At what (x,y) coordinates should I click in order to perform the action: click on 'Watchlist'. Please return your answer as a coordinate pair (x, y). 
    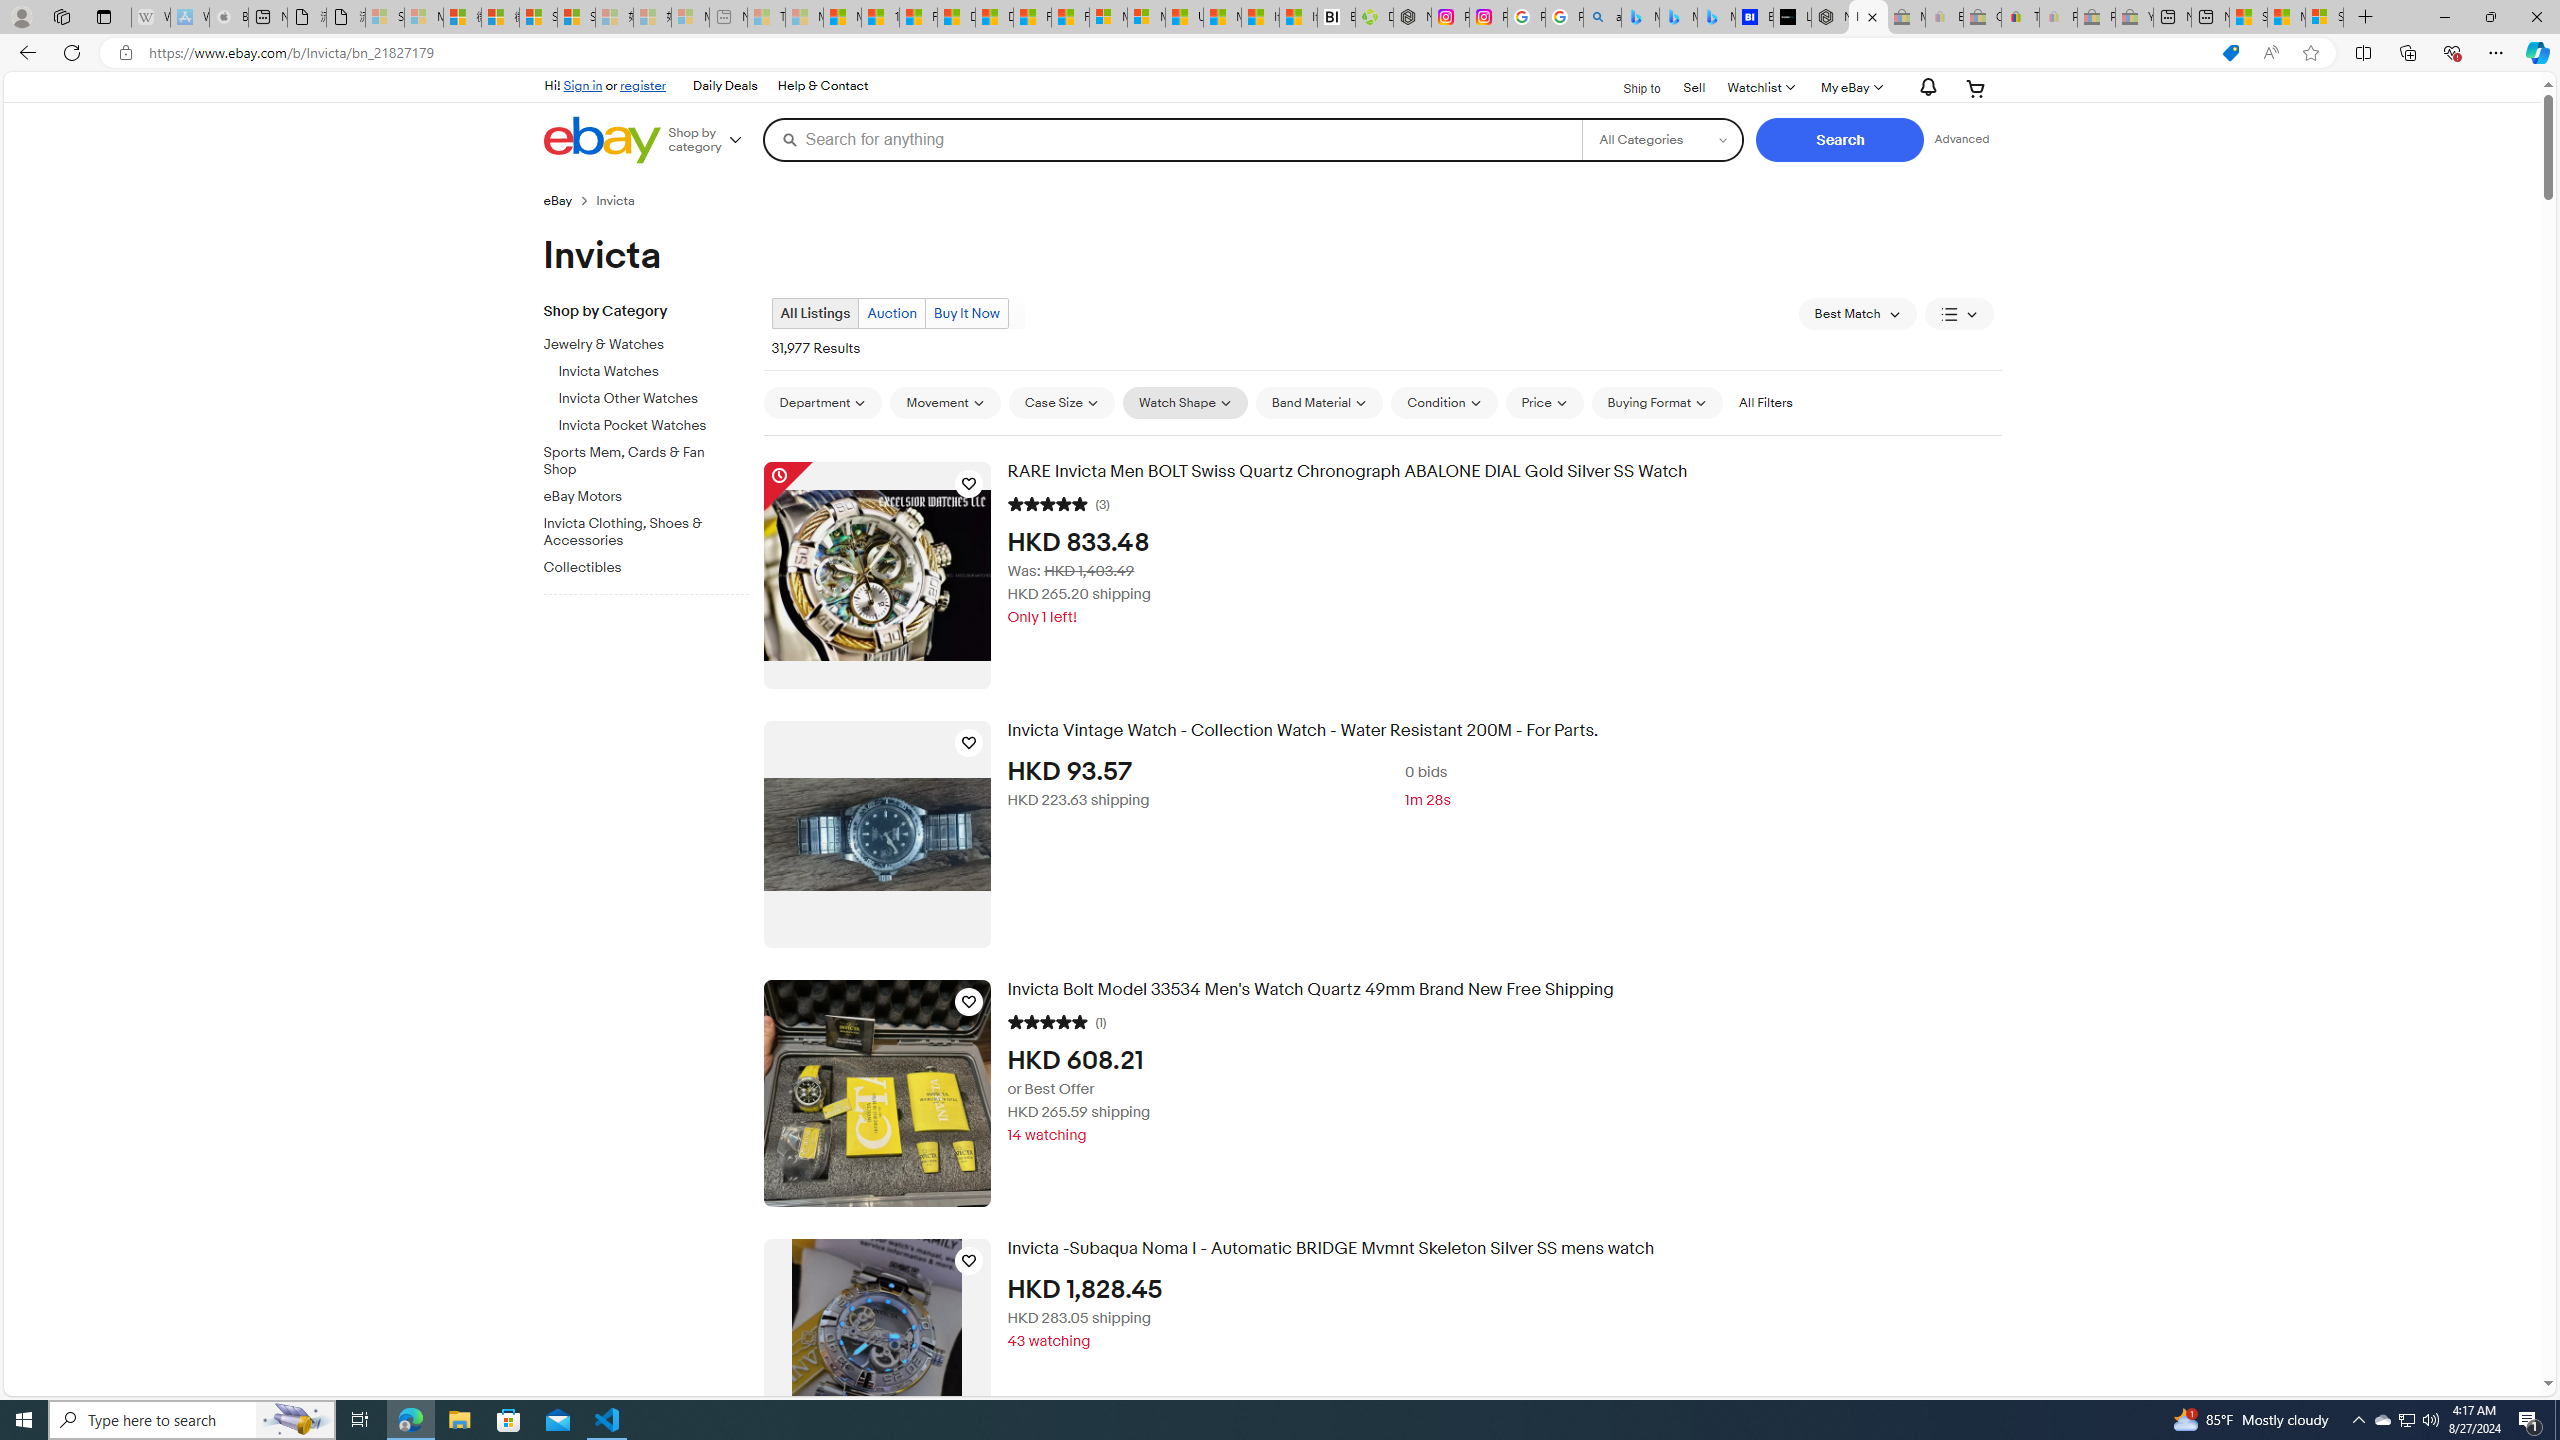
    Looking at the image, I should click on (1760, 87).